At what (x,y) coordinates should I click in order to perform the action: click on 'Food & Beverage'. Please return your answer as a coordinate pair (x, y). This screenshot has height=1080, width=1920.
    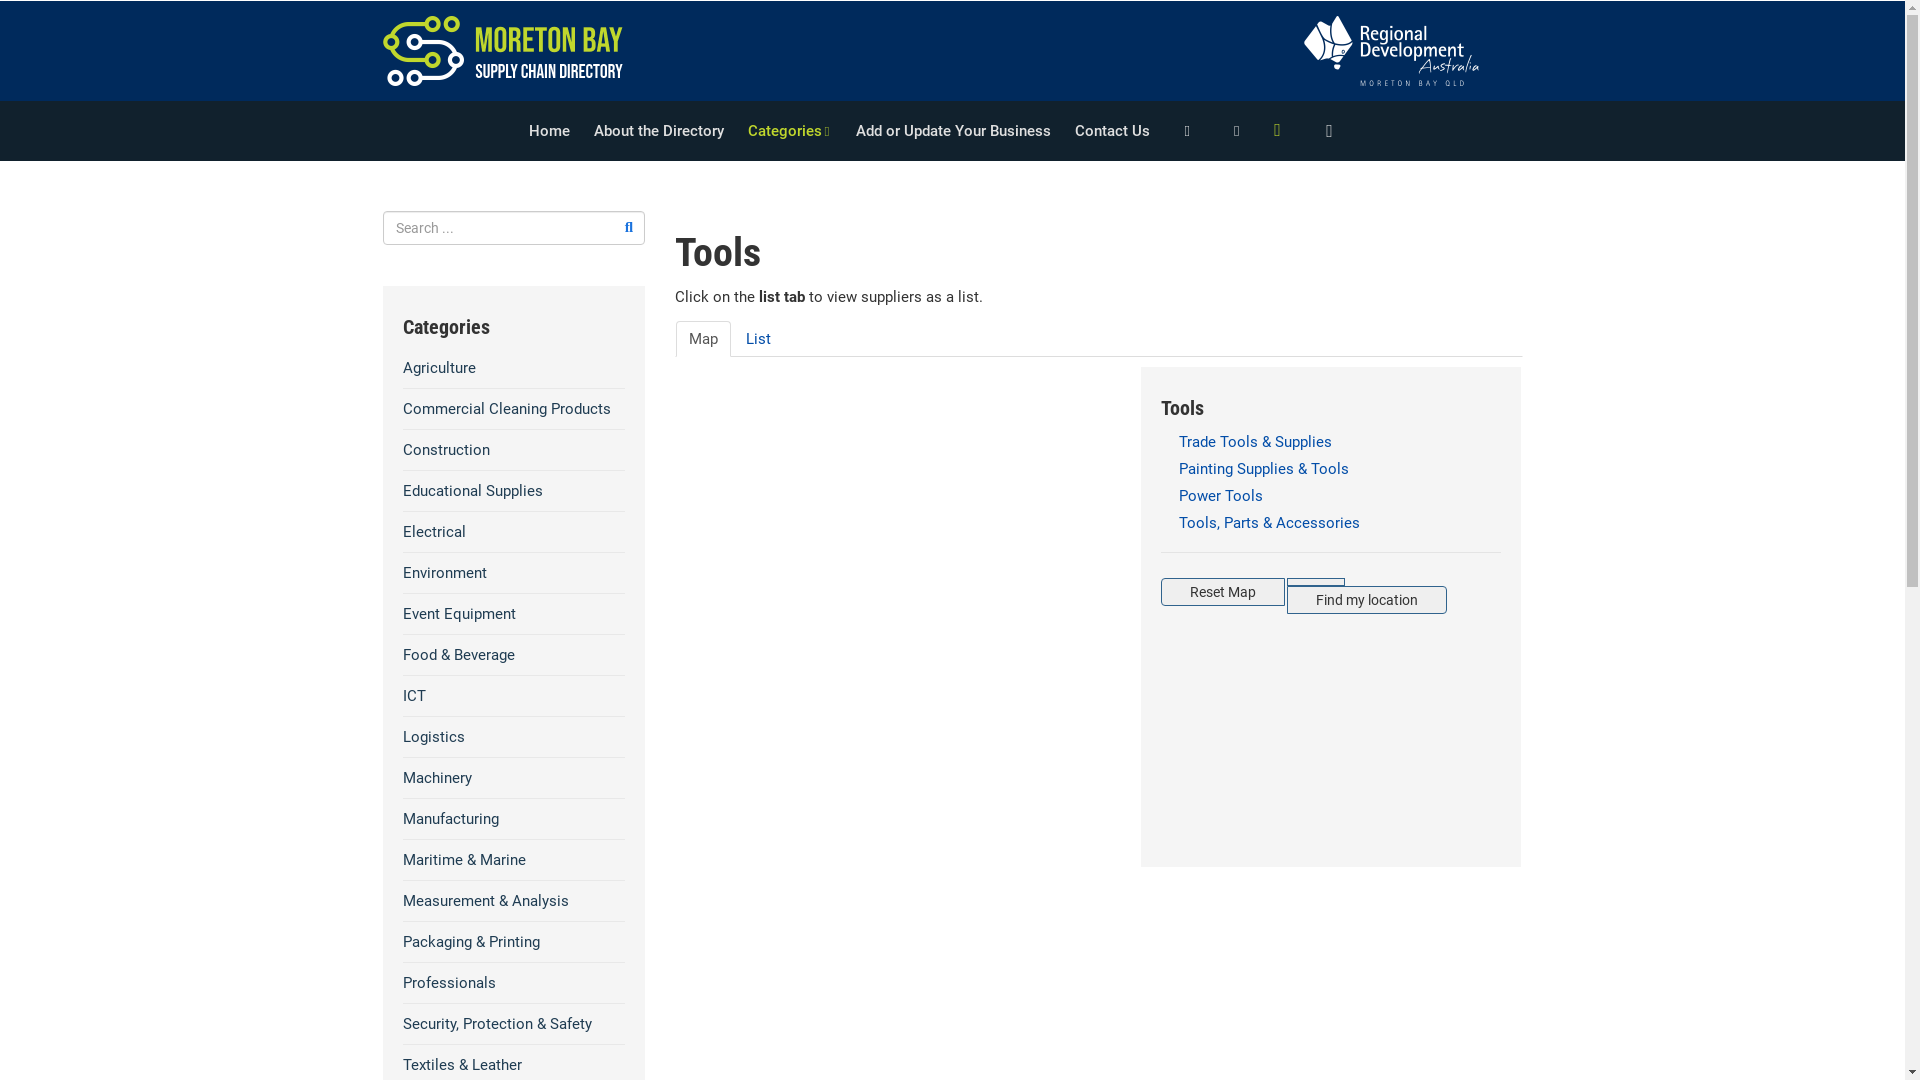
    Looking at the image, I should click on (401, 655).